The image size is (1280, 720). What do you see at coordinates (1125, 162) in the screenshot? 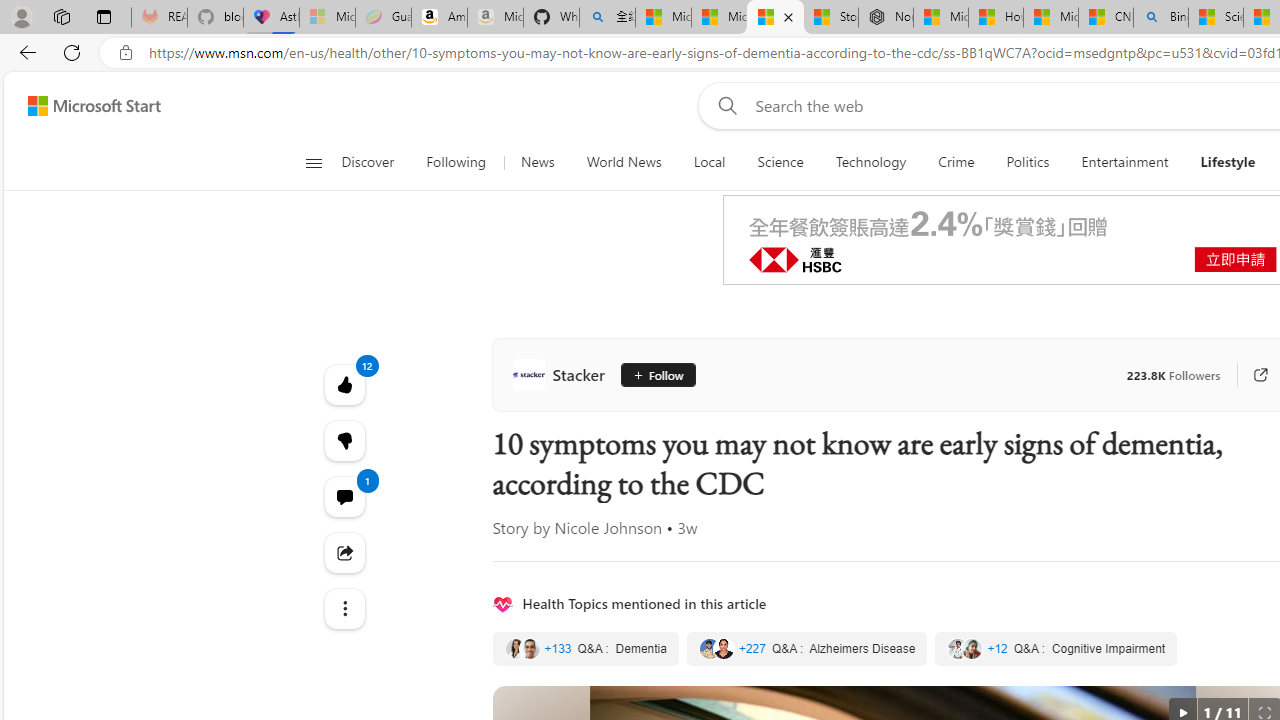
I see `'Entertainment'` at bounding box center [1125, 162].